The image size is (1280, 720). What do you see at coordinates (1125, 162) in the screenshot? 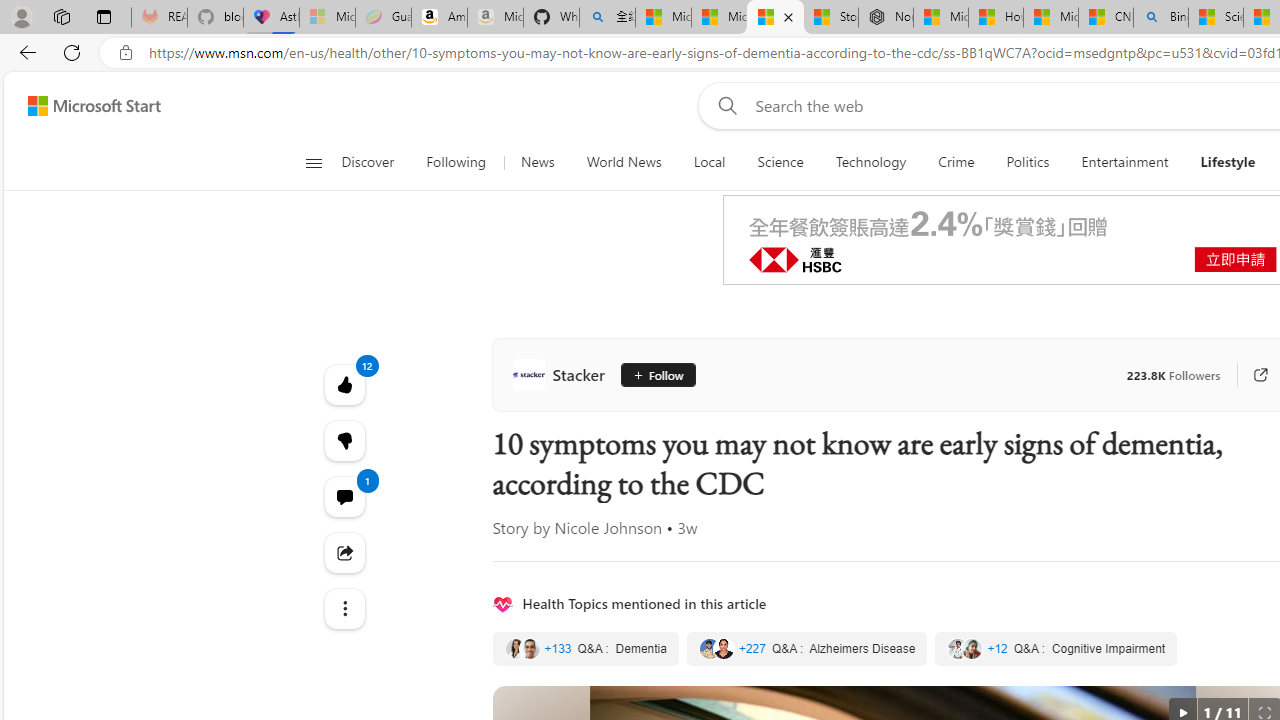
I see `'Entertainment'` at bounding box center [1125, 162].